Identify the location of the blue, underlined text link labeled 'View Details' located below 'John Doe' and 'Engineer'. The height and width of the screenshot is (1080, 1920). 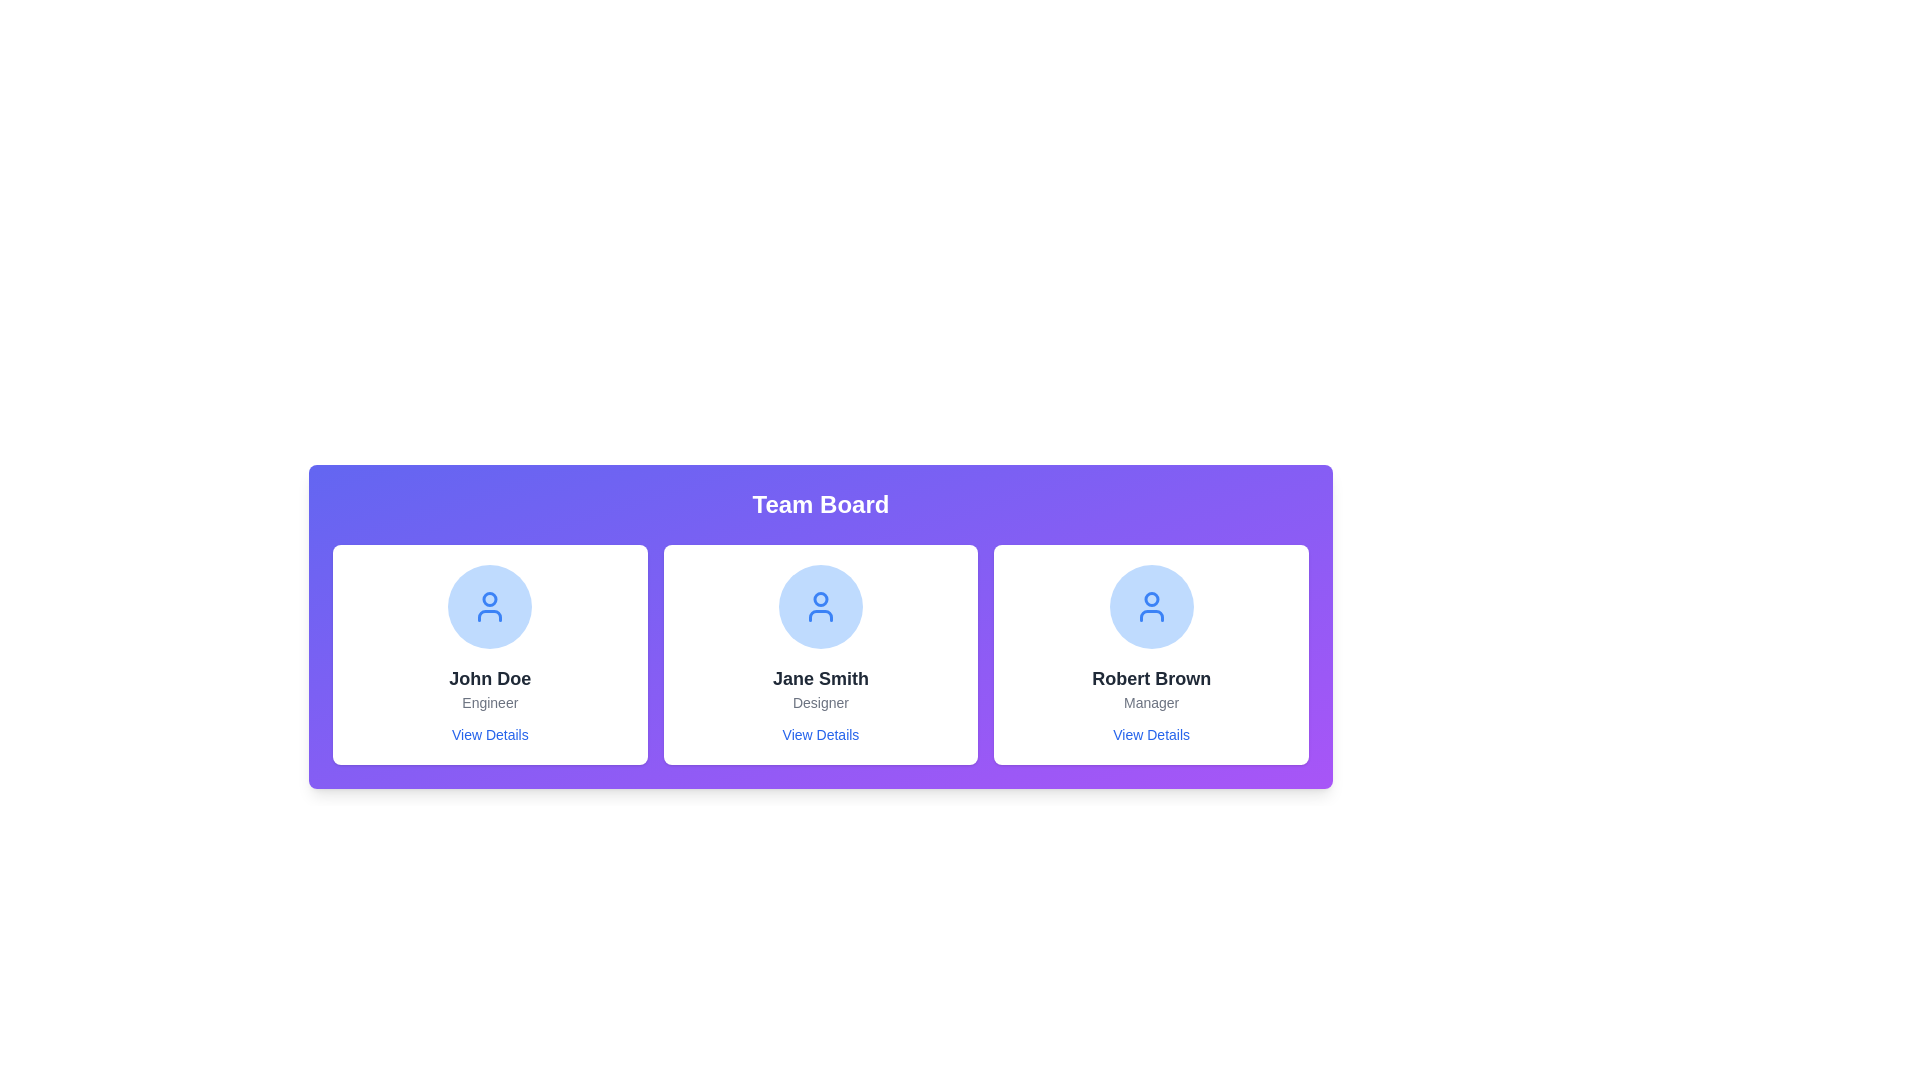
(490, 735).